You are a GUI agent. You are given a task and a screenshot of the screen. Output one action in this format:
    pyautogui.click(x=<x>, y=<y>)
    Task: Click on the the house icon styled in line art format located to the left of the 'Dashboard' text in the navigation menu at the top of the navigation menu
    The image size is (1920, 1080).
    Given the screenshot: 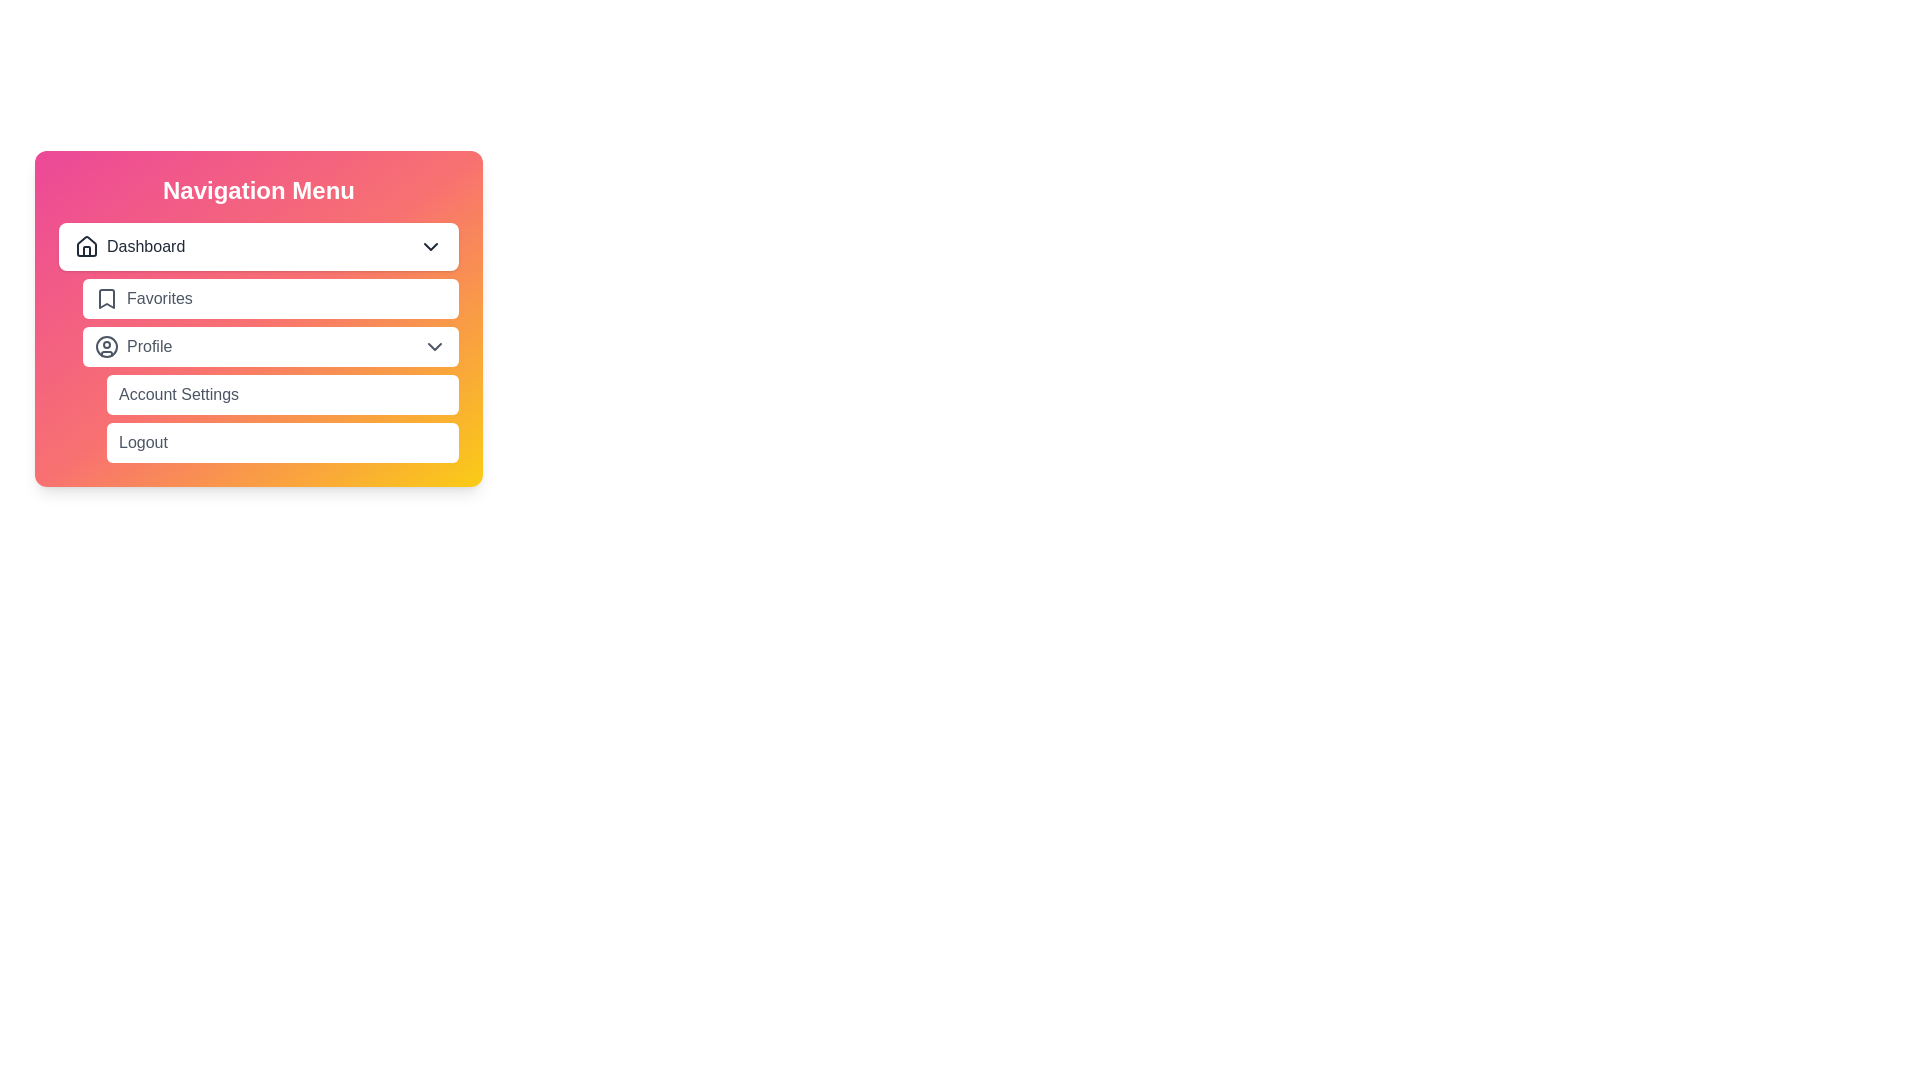 What is the action you would take?
    pyautogui.click(x=85, y=245)
    